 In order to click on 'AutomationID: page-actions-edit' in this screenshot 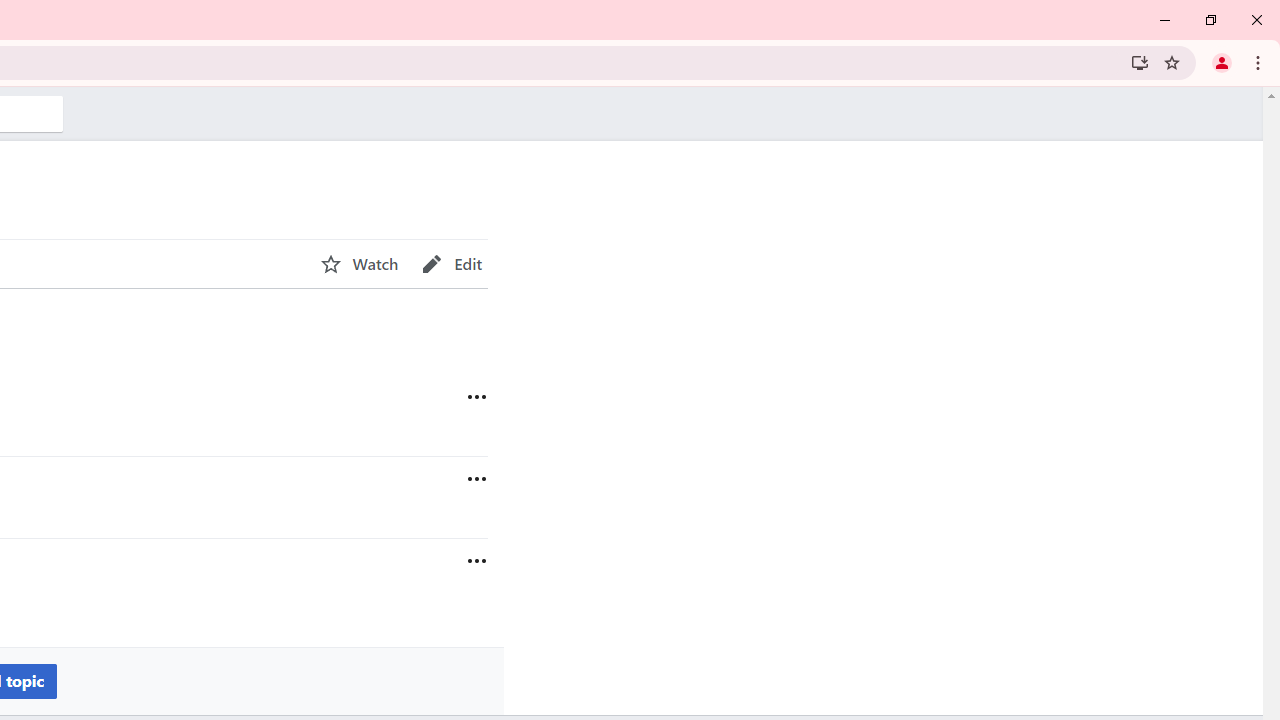, I will do `click(451, 263)`.